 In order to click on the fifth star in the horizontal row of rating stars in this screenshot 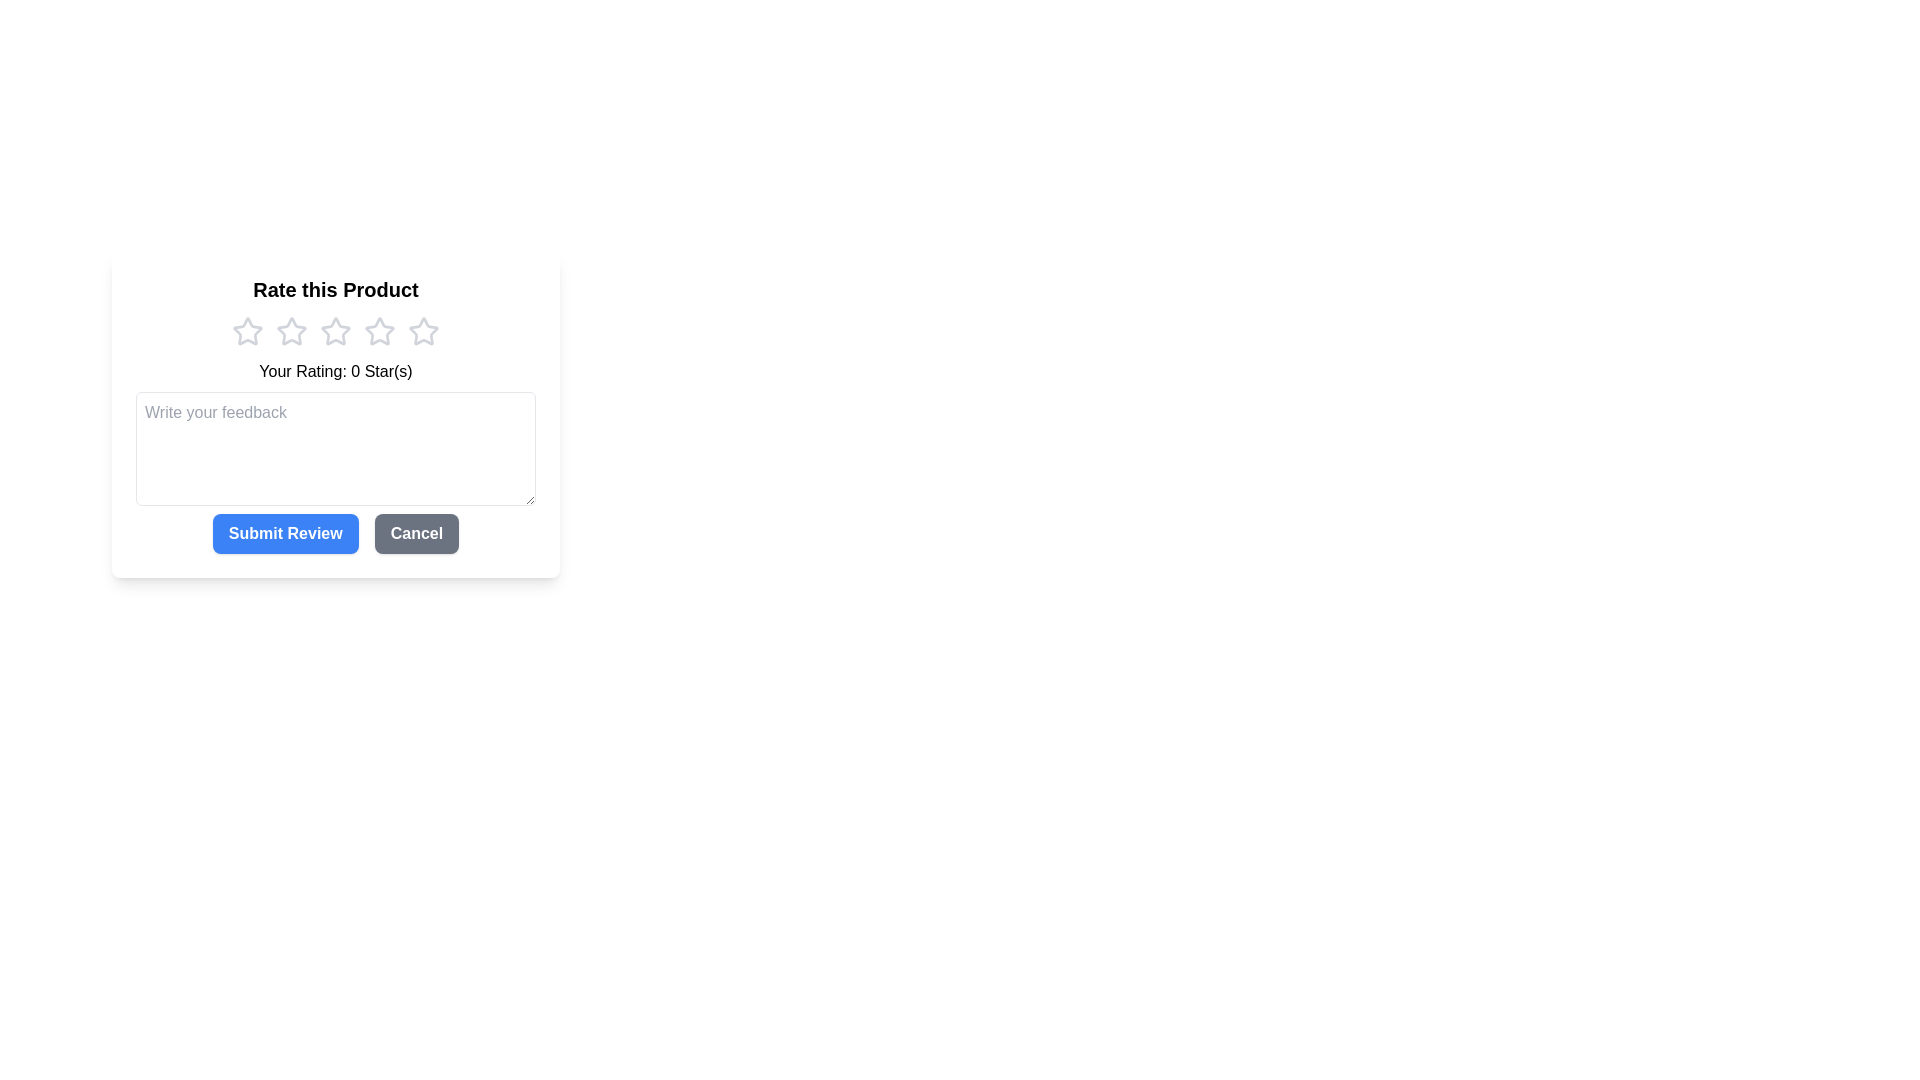, I will do `click(422, 330)`.